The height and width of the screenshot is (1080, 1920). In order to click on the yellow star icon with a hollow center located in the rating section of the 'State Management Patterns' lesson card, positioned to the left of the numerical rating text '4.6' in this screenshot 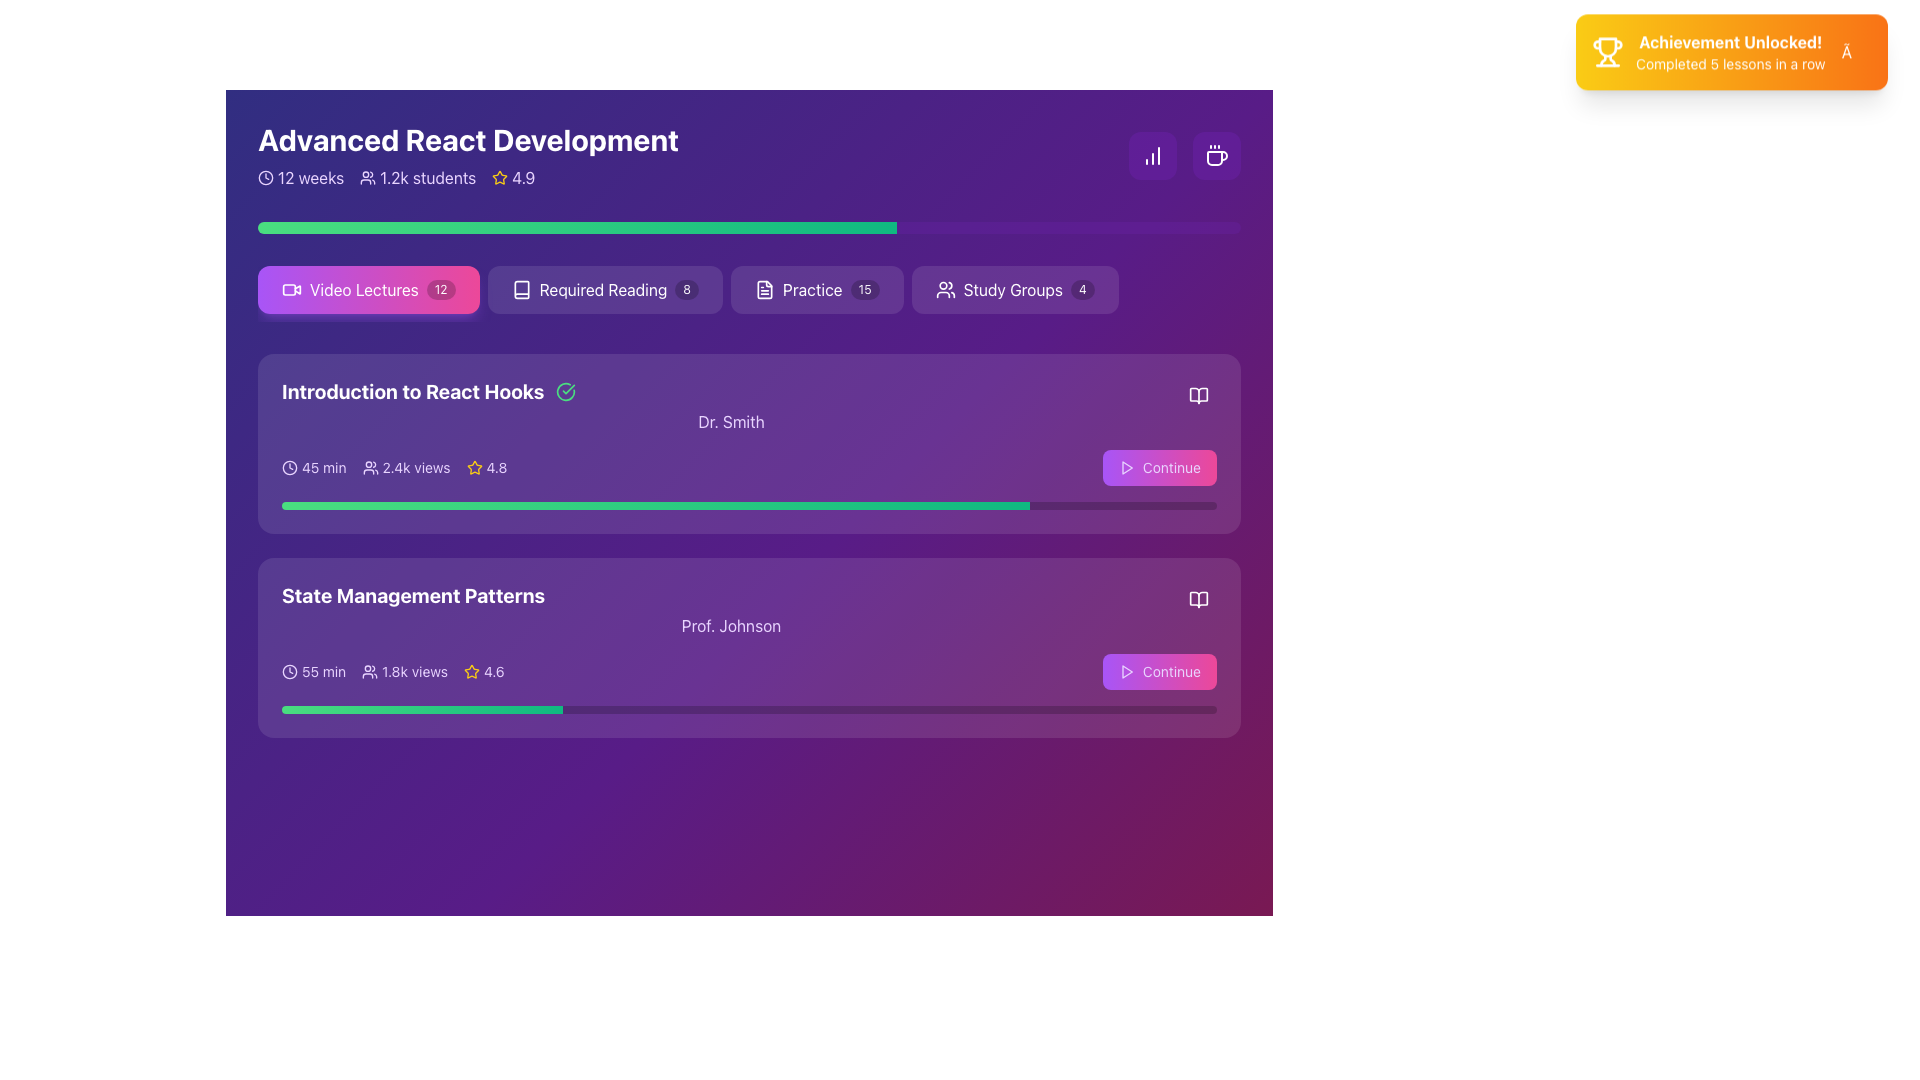, I will do `click(470, 671)`.